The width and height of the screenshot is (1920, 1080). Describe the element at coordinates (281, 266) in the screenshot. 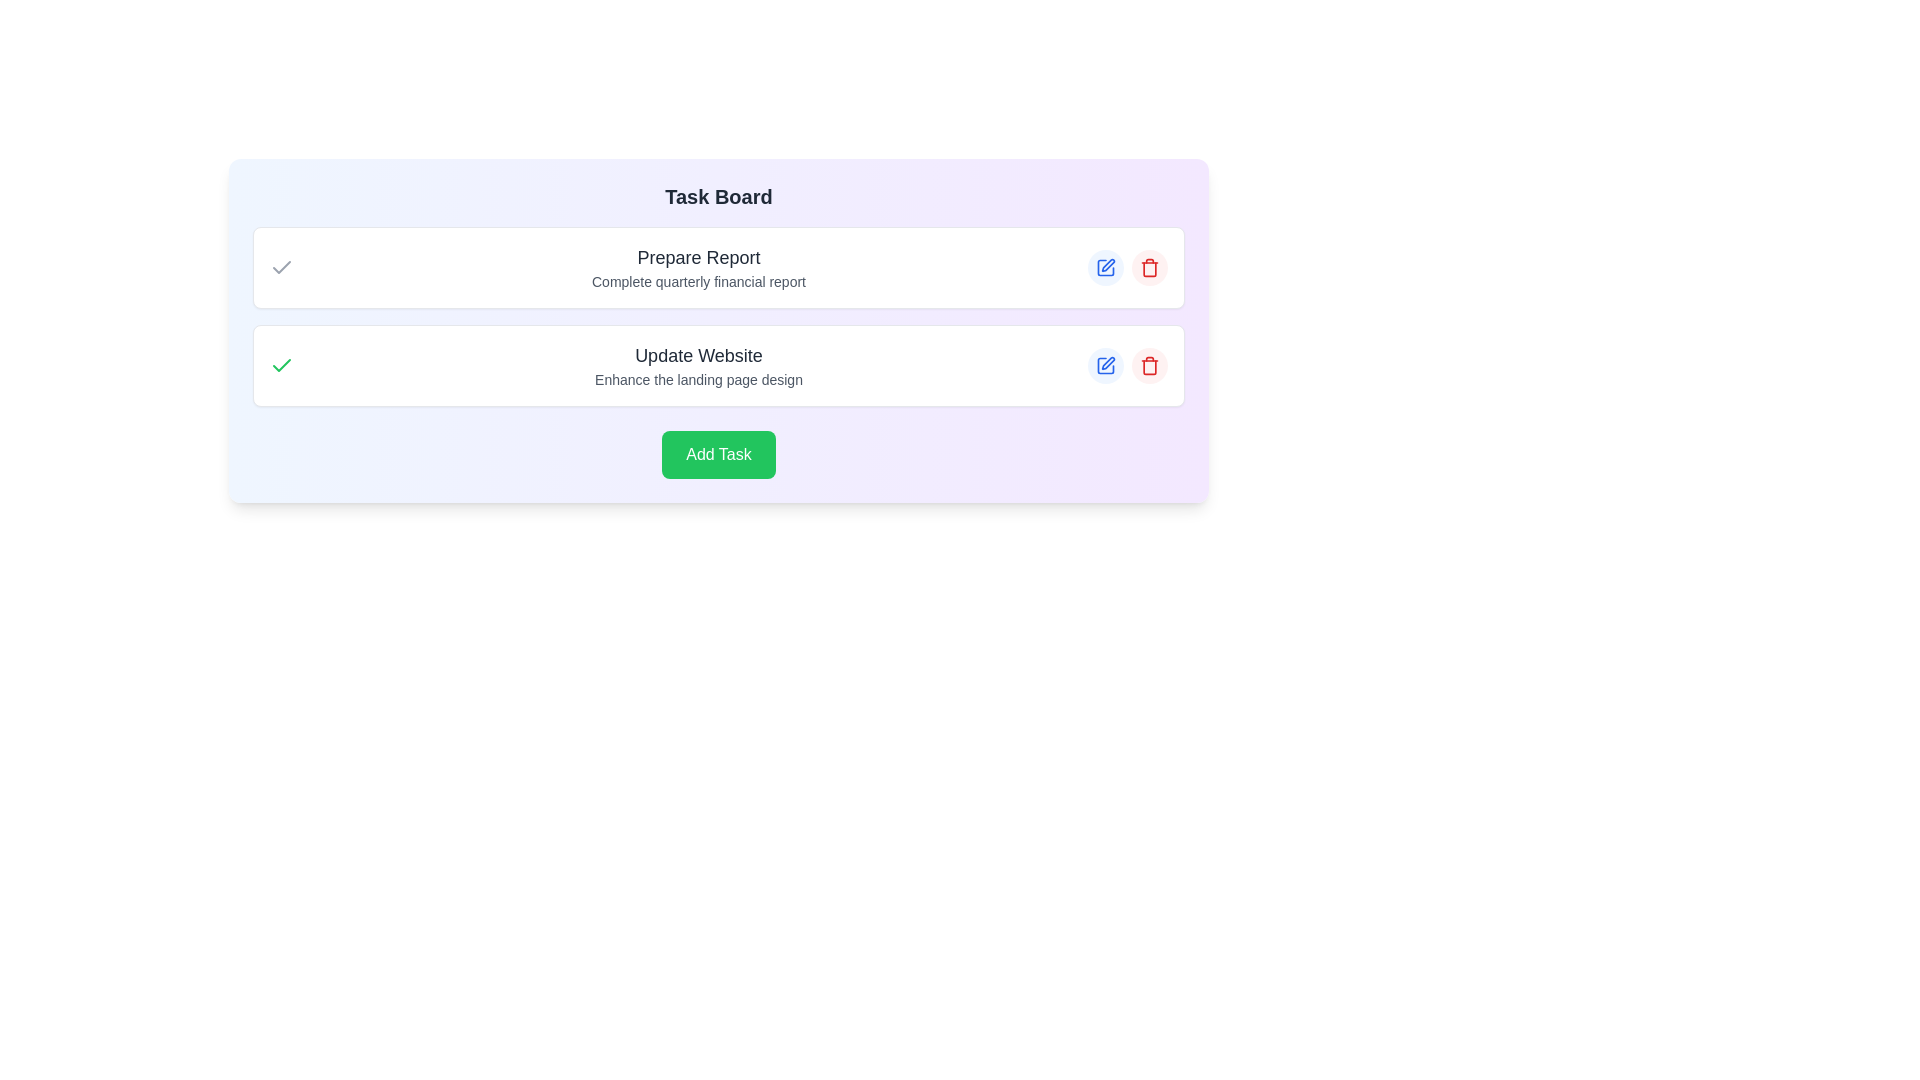

I see `the gray checkmark icon located to the left of the 'Prepare Report' task in the topmost row of the task list` at that location.